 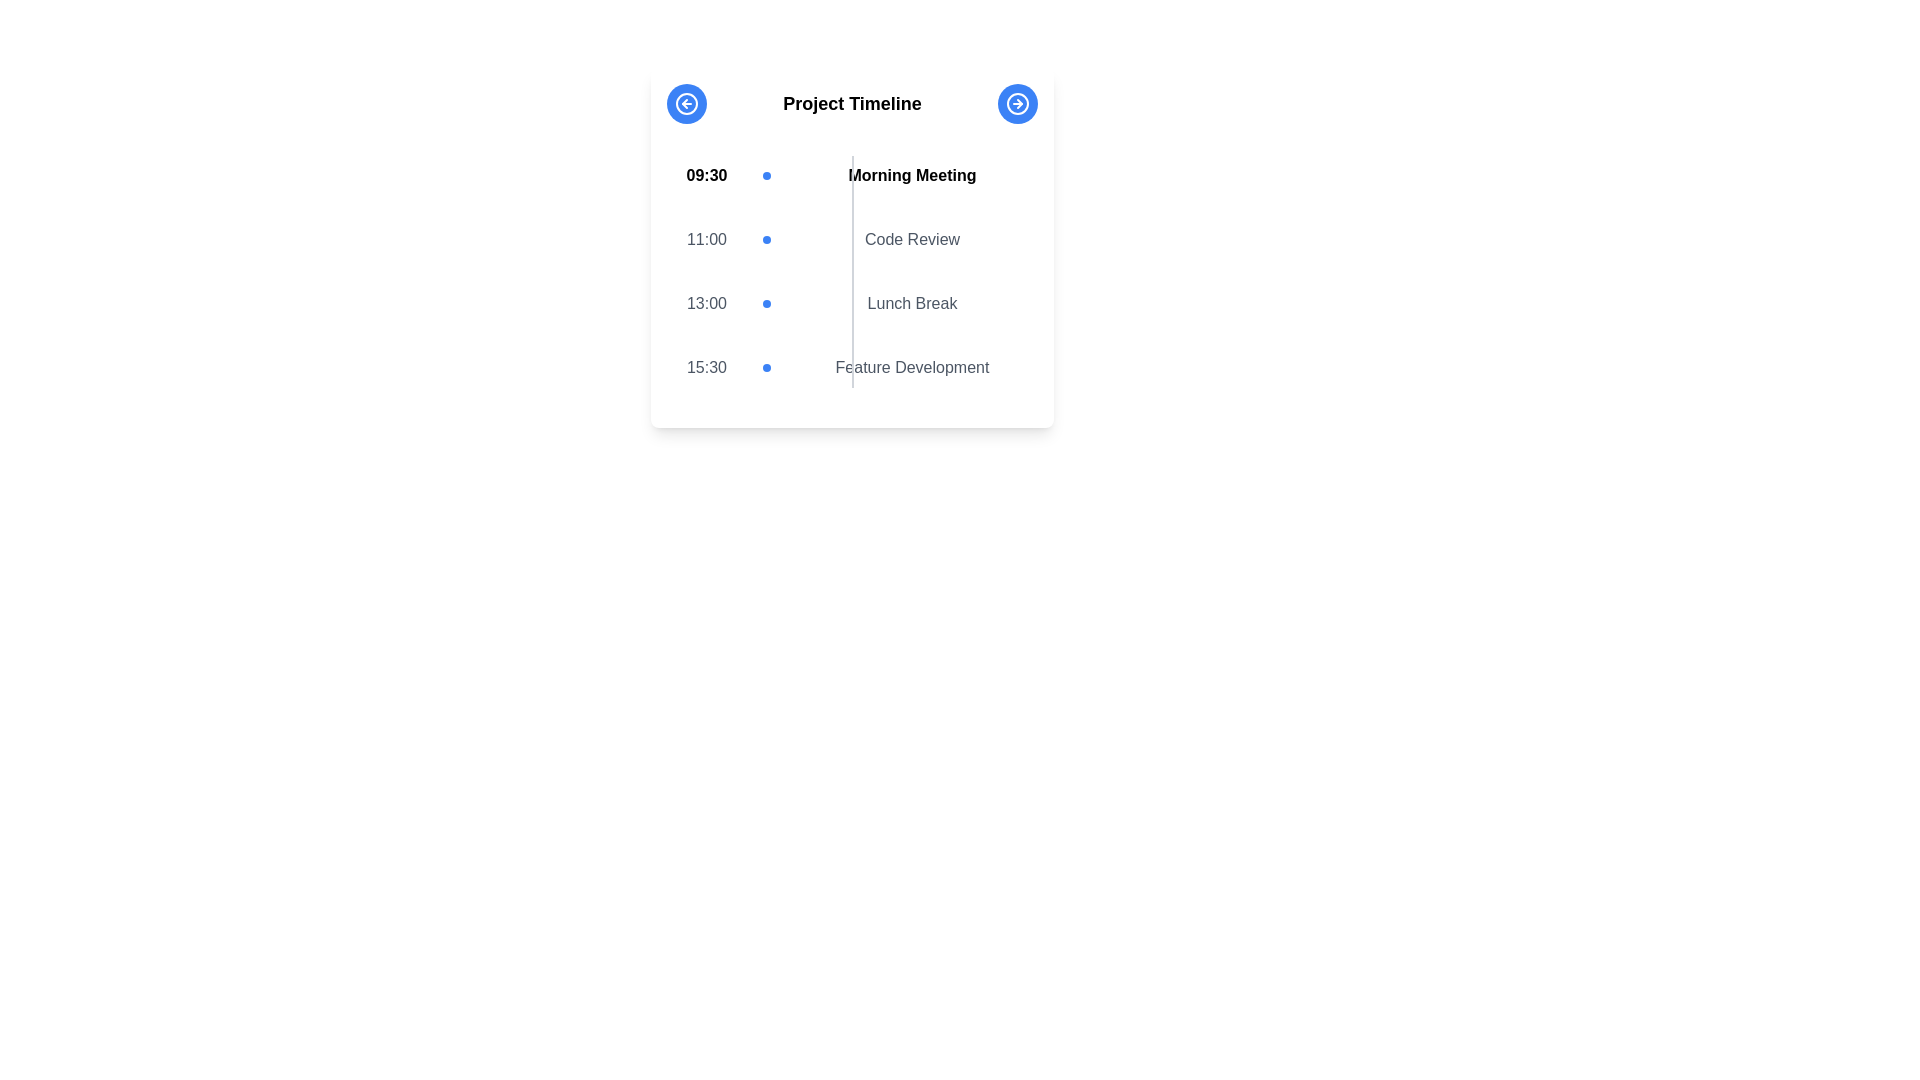 I want to click on the first time label displaying the scheduled time for the 'Morning Meeting' event, so click(x=706, y=175).